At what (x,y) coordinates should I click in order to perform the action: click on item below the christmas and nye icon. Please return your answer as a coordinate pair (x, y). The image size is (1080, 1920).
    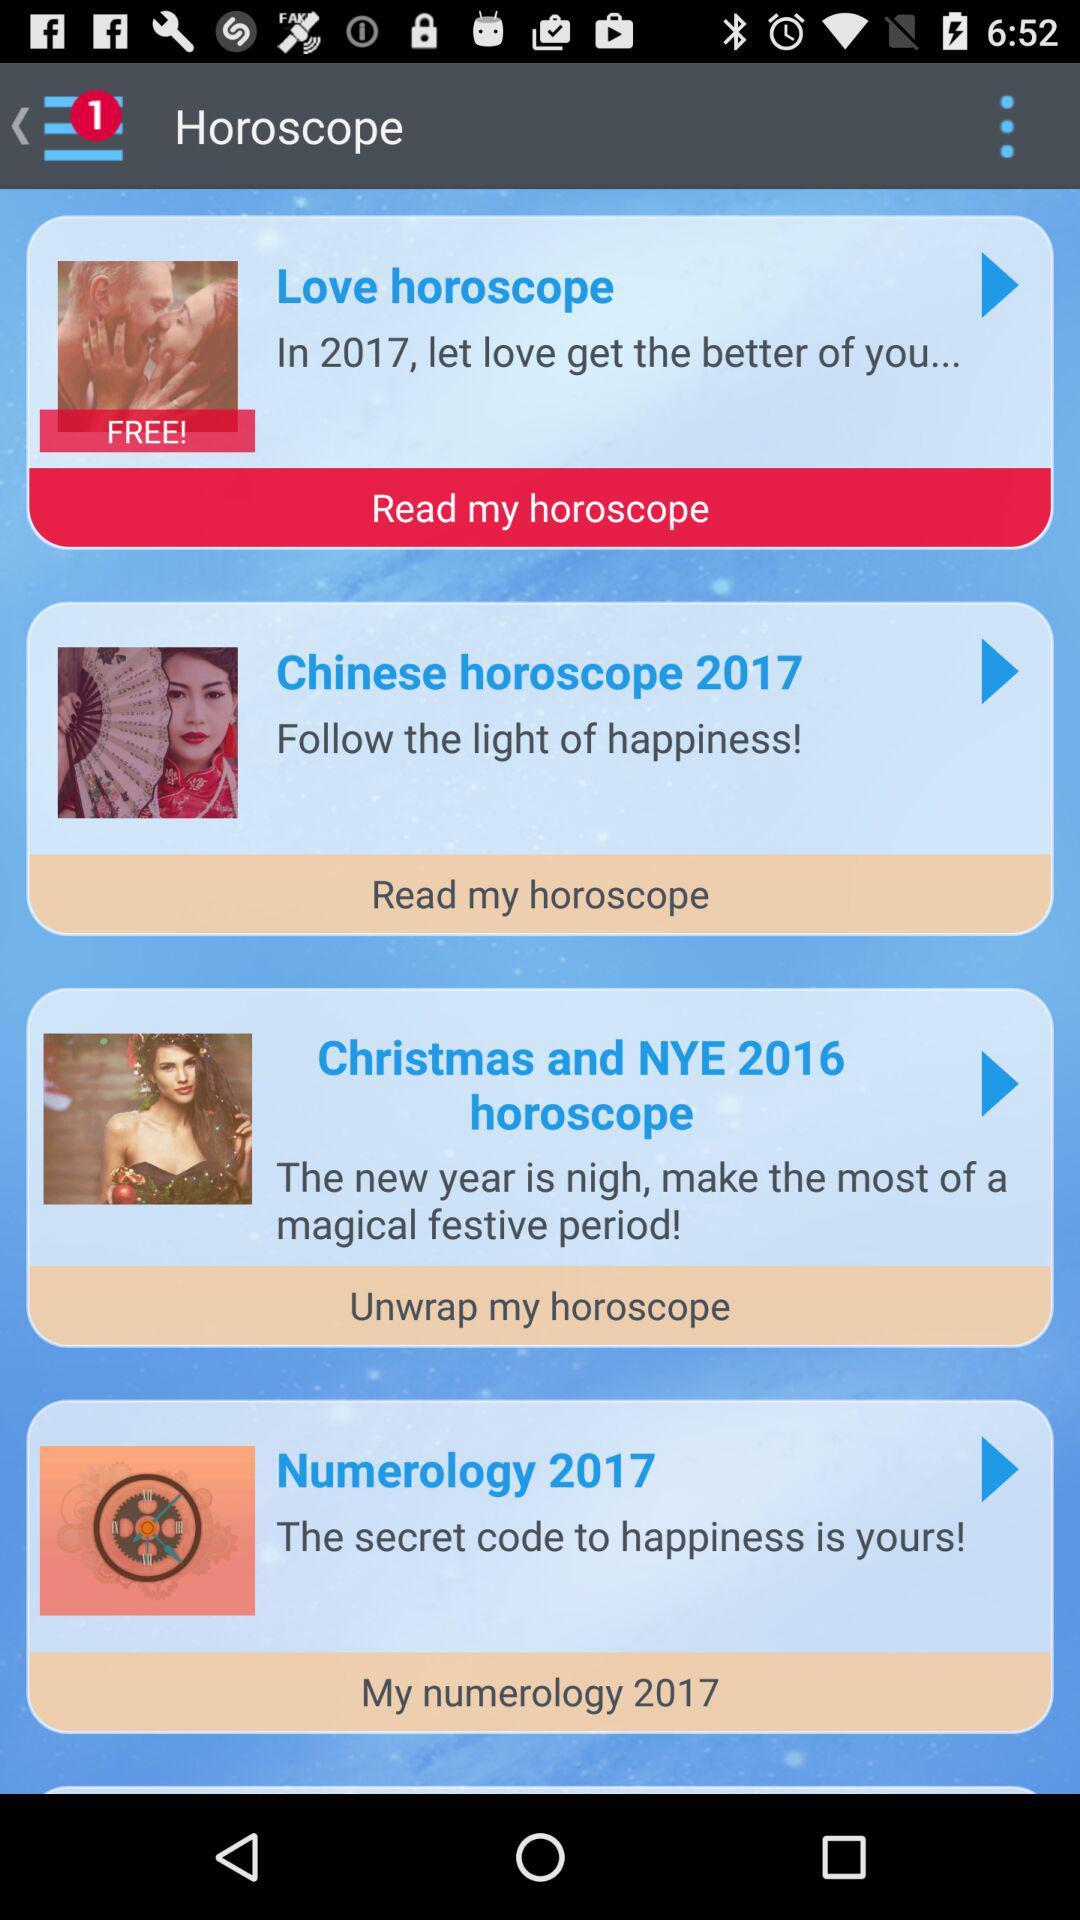
    Looking at the image, I should click on (654, 1199).